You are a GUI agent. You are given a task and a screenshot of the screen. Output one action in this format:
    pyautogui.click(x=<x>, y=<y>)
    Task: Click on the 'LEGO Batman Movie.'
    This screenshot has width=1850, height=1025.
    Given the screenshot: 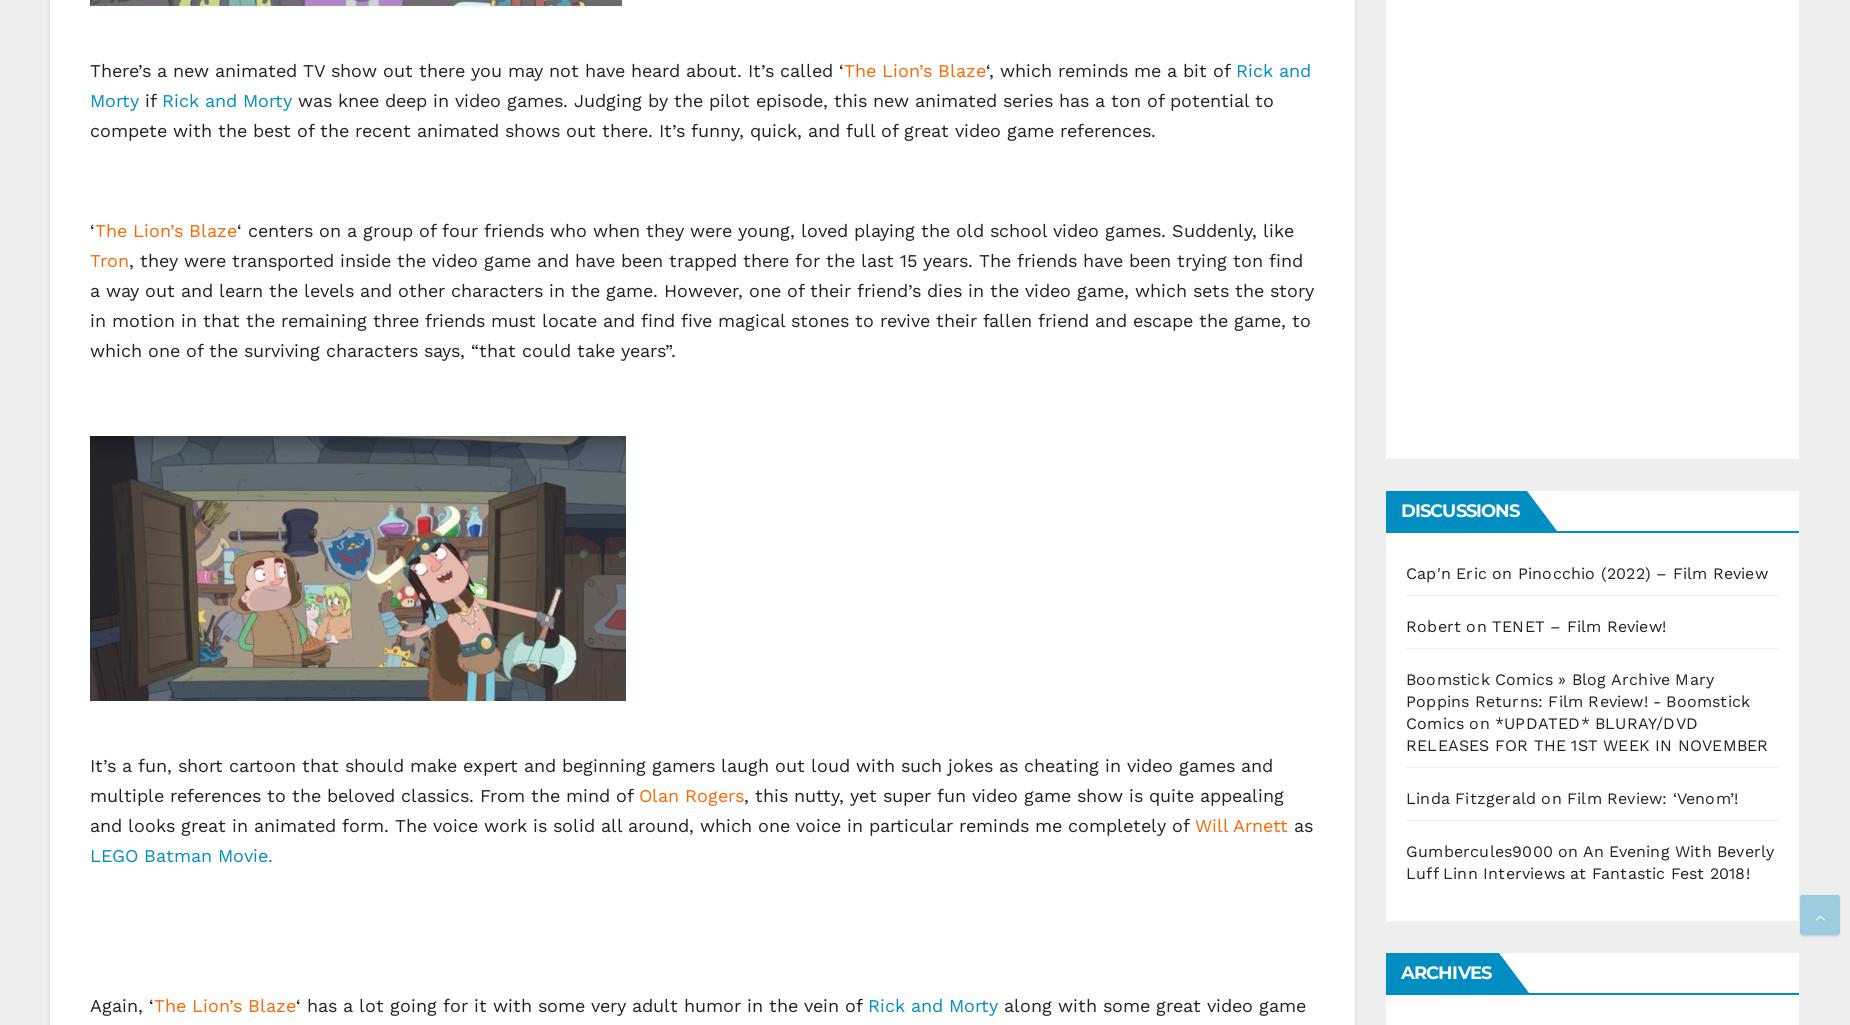 What is the action you would take?
    pyautogui.click(x=180, y=854)
    